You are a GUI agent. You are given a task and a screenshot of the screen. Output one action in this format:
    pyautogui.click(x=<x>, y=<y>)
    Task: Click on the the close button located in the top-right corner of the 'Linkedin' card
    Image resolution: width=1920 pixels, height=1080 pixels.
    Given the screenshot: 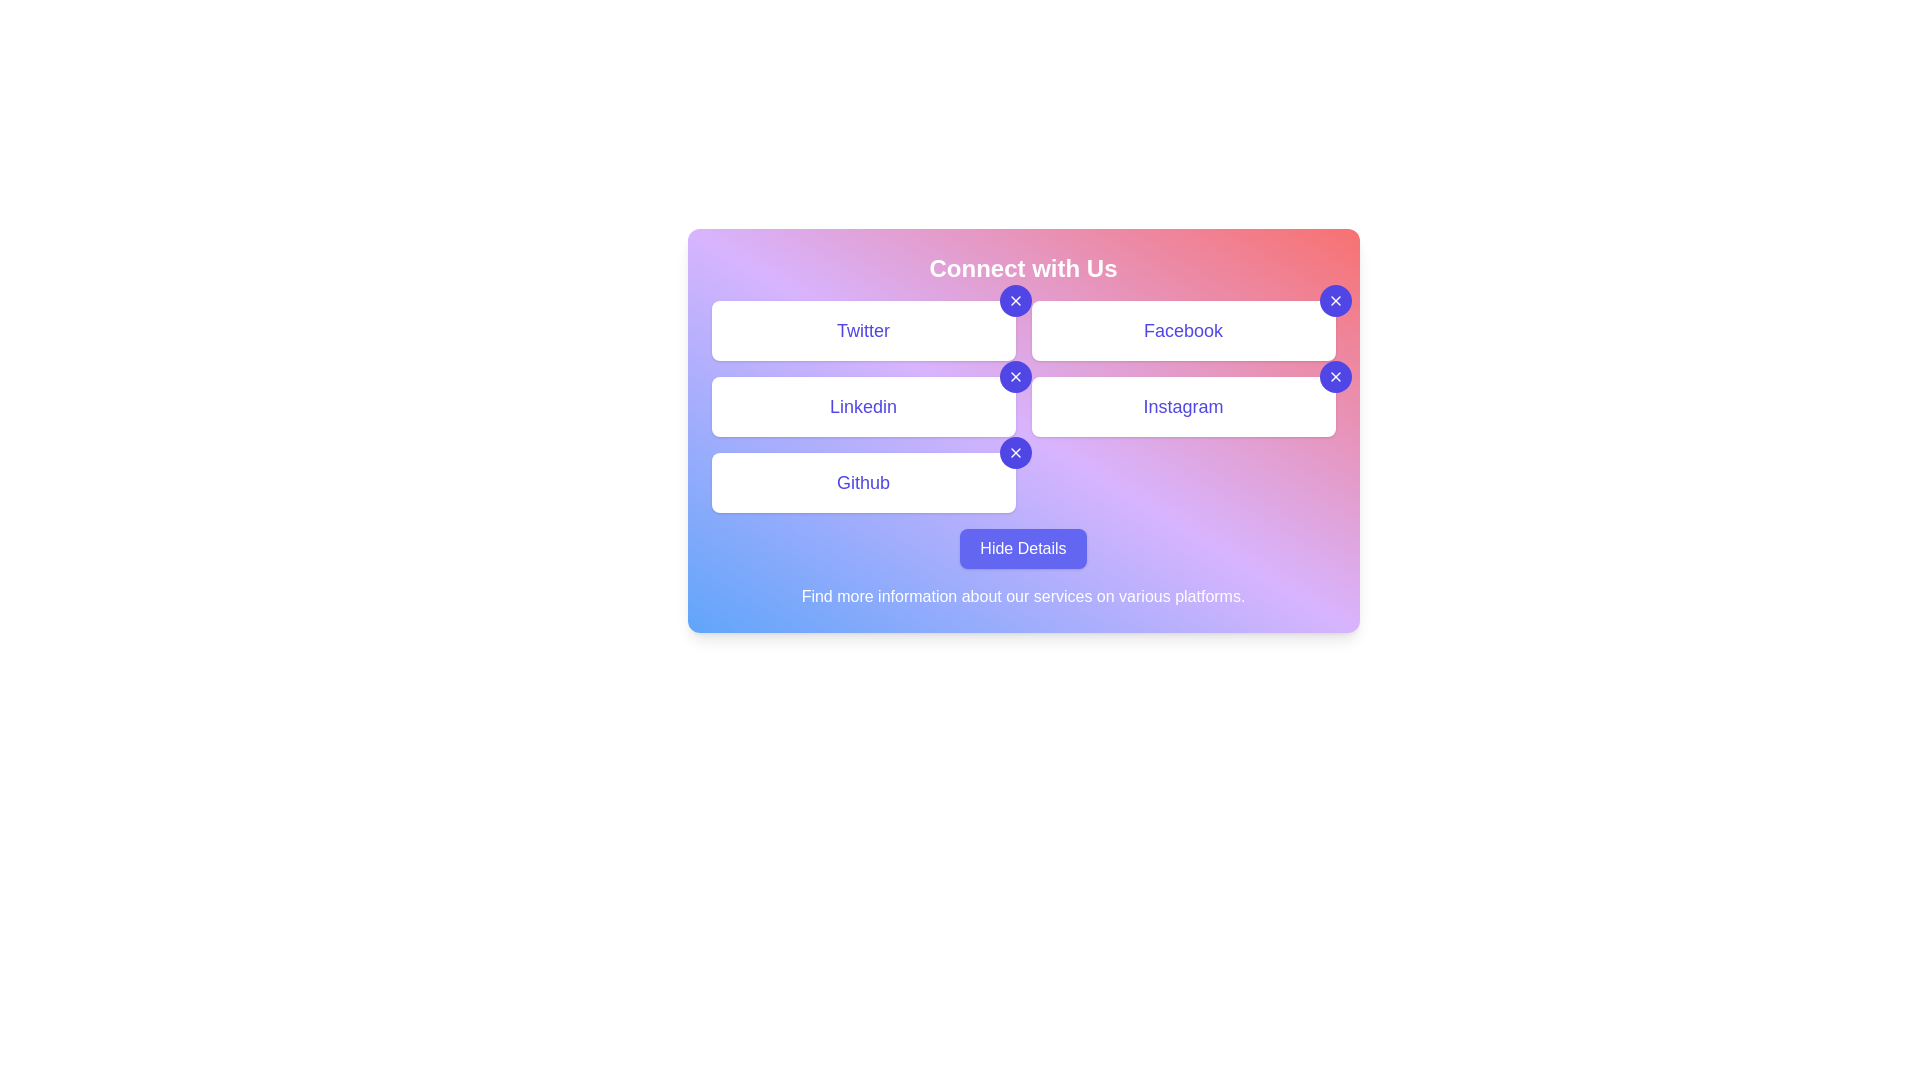 What is the action you would take?
    pyautogui.click(x=1015, y=377)
    